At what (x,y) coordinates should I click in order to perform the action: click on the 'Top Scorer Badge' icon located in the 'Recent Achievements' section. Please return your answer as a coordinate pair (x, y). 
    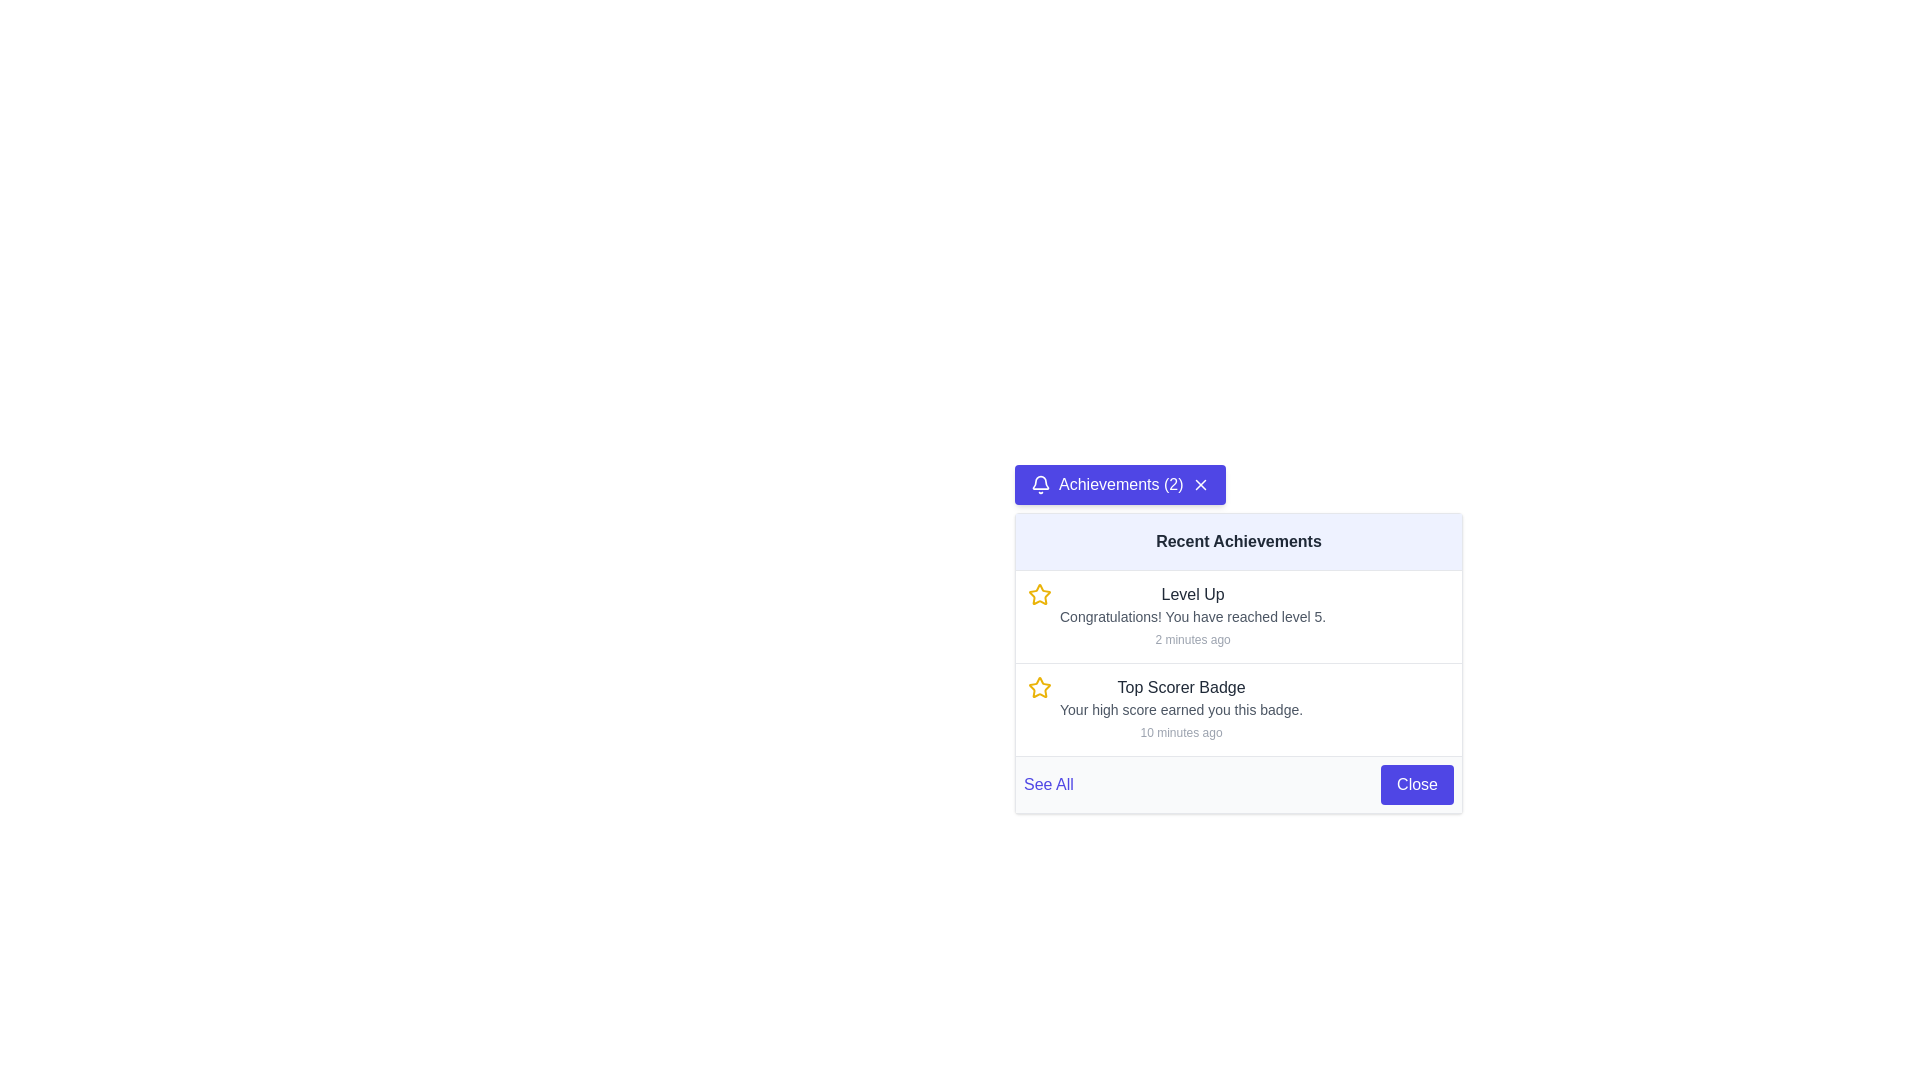
    Looking at the image, I should click on (1040, 686).